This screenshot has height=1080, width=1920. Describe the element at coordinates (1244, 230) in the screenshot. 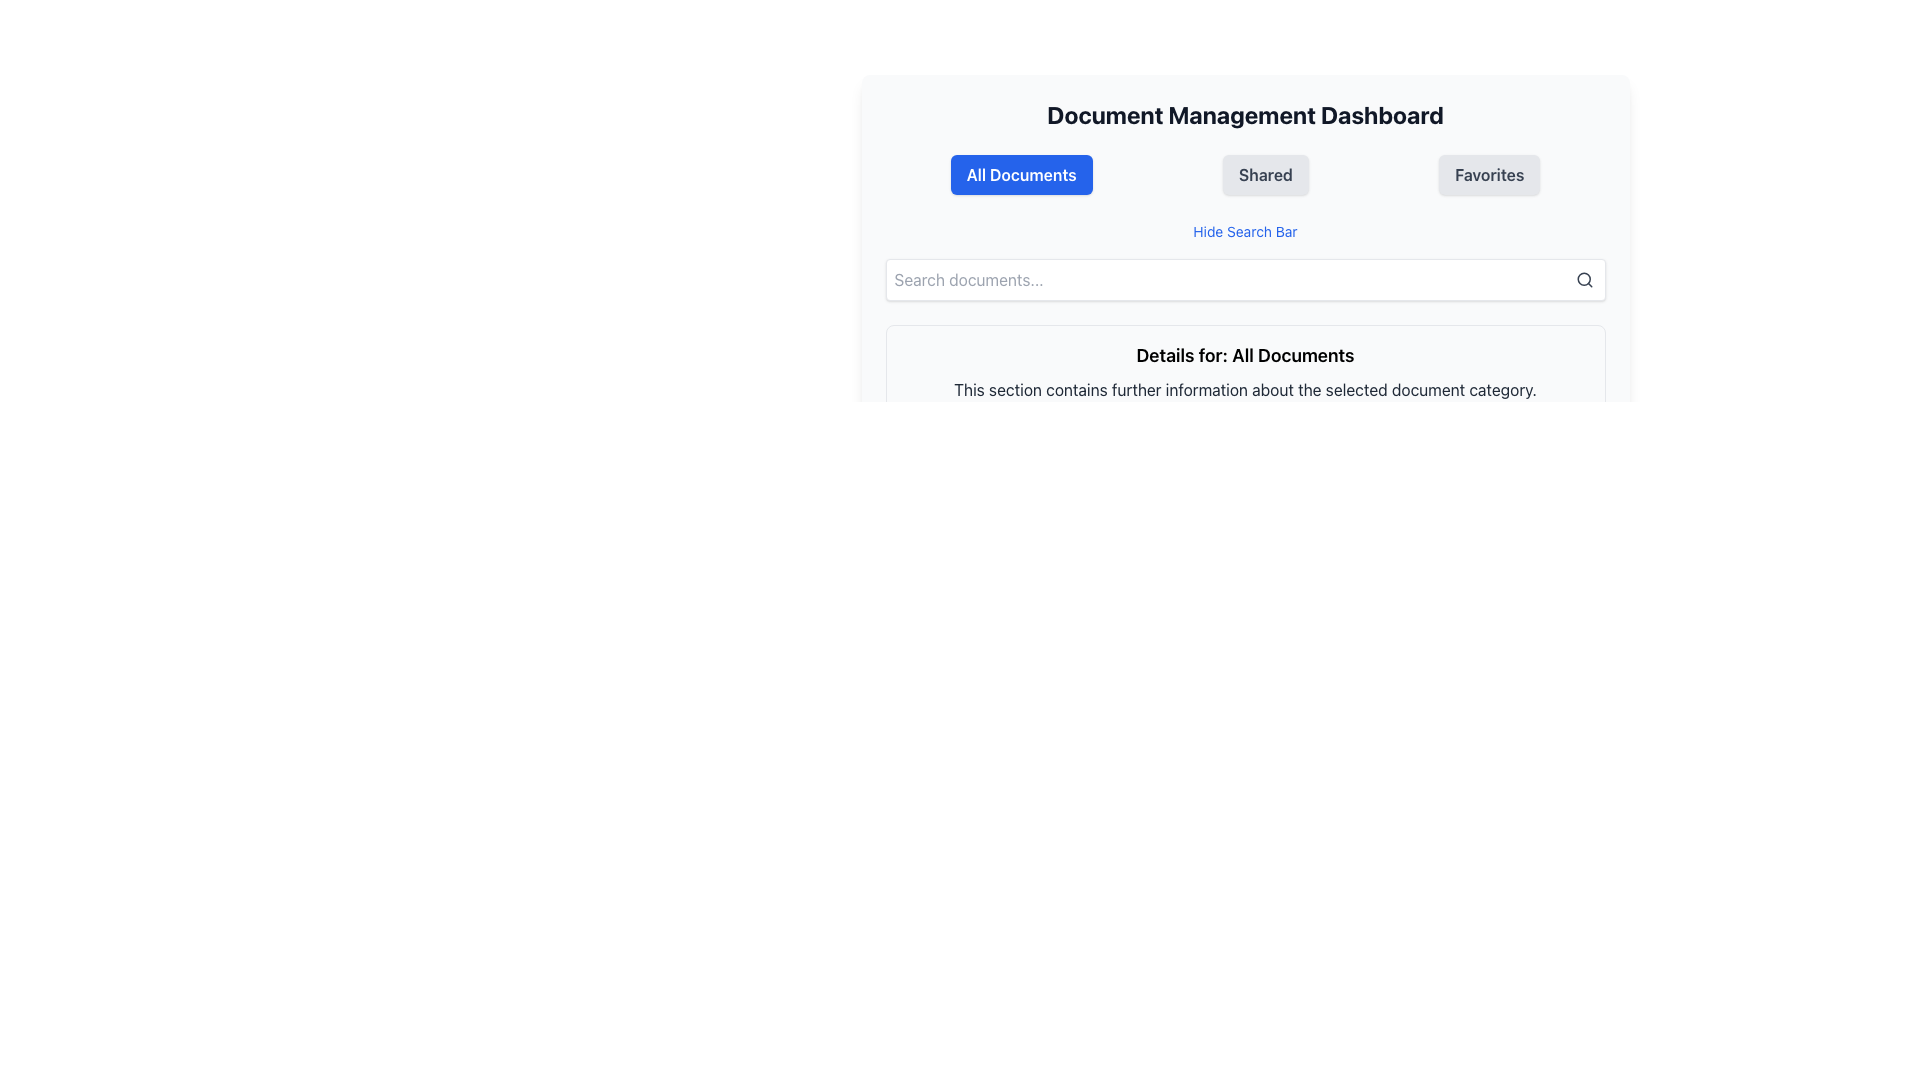

I see `the hyperlink with blue text color located below the 'All Documents', 'Shared', and 'Favorites' buttons in the Document Management Dashboard to observe its style change` at that location.